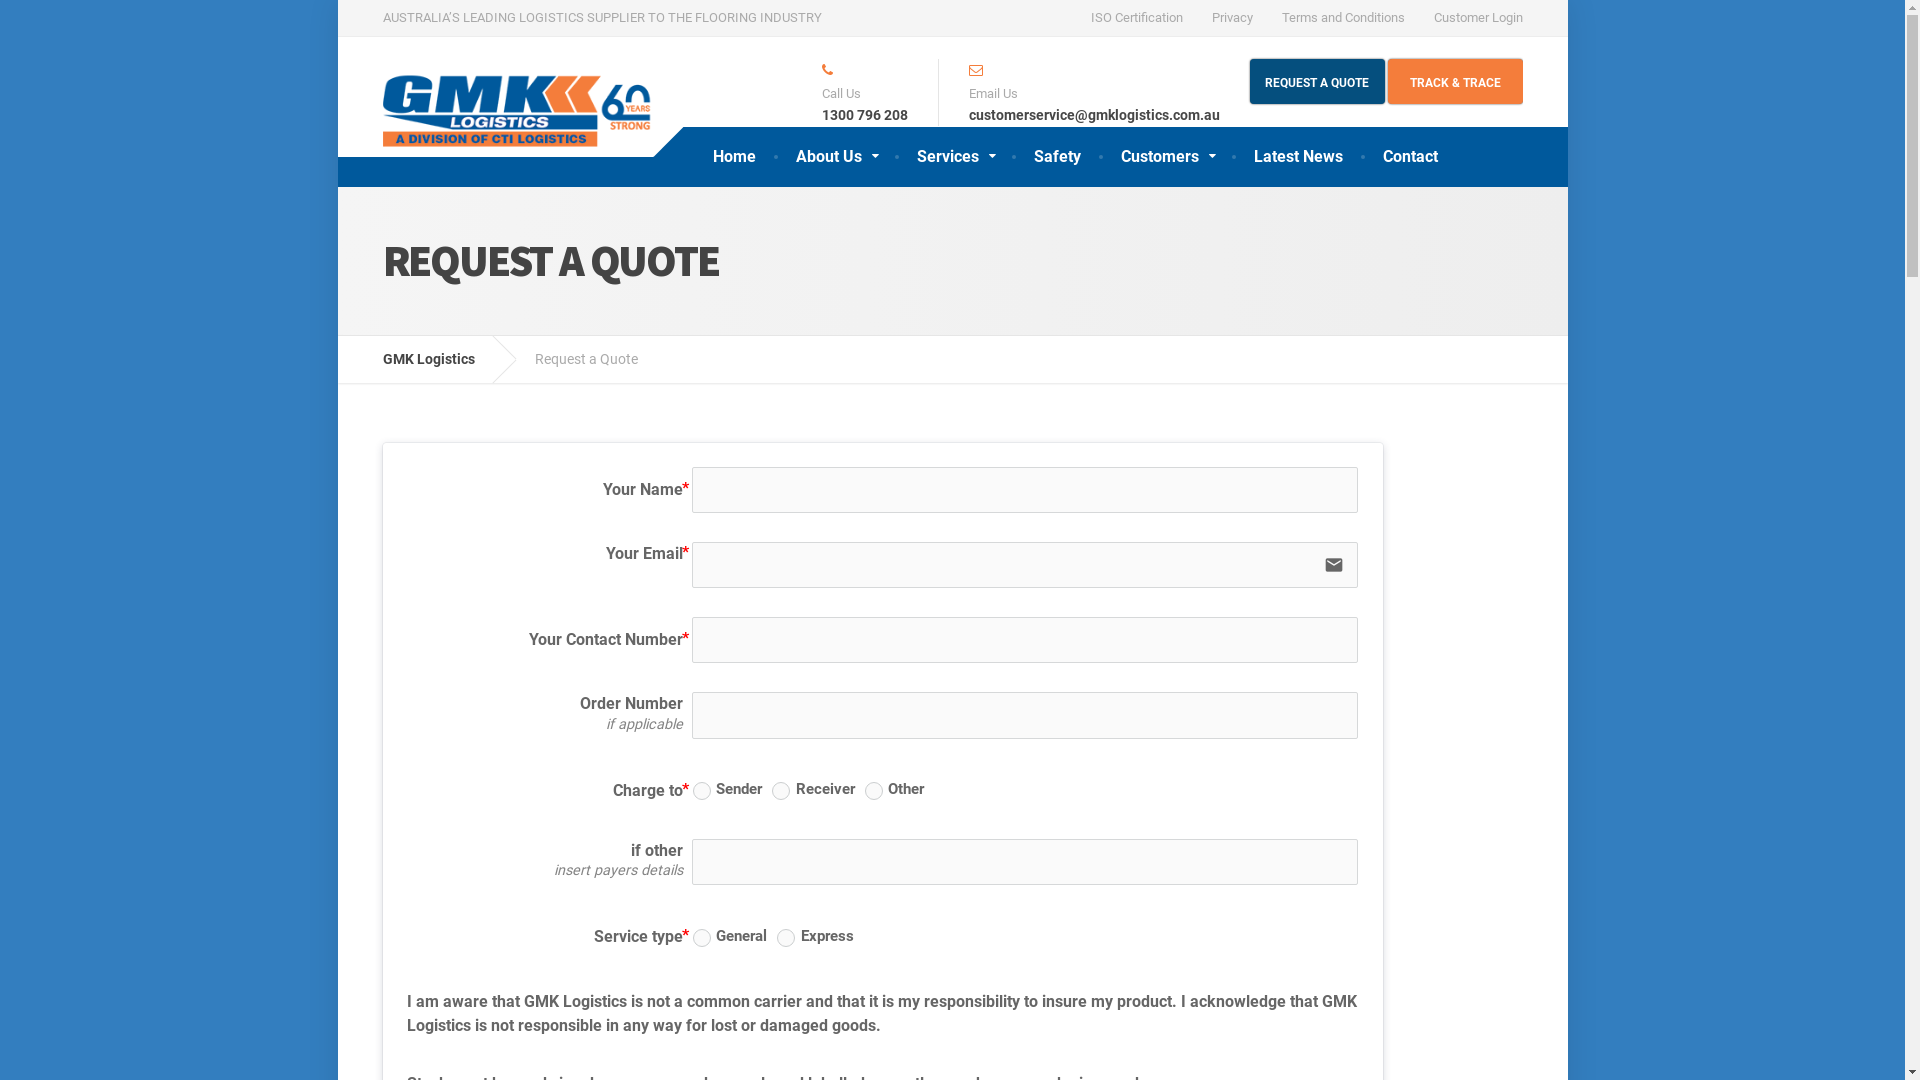  I want to click on 'REQUEST A QUOTE', so click(1317, 80).